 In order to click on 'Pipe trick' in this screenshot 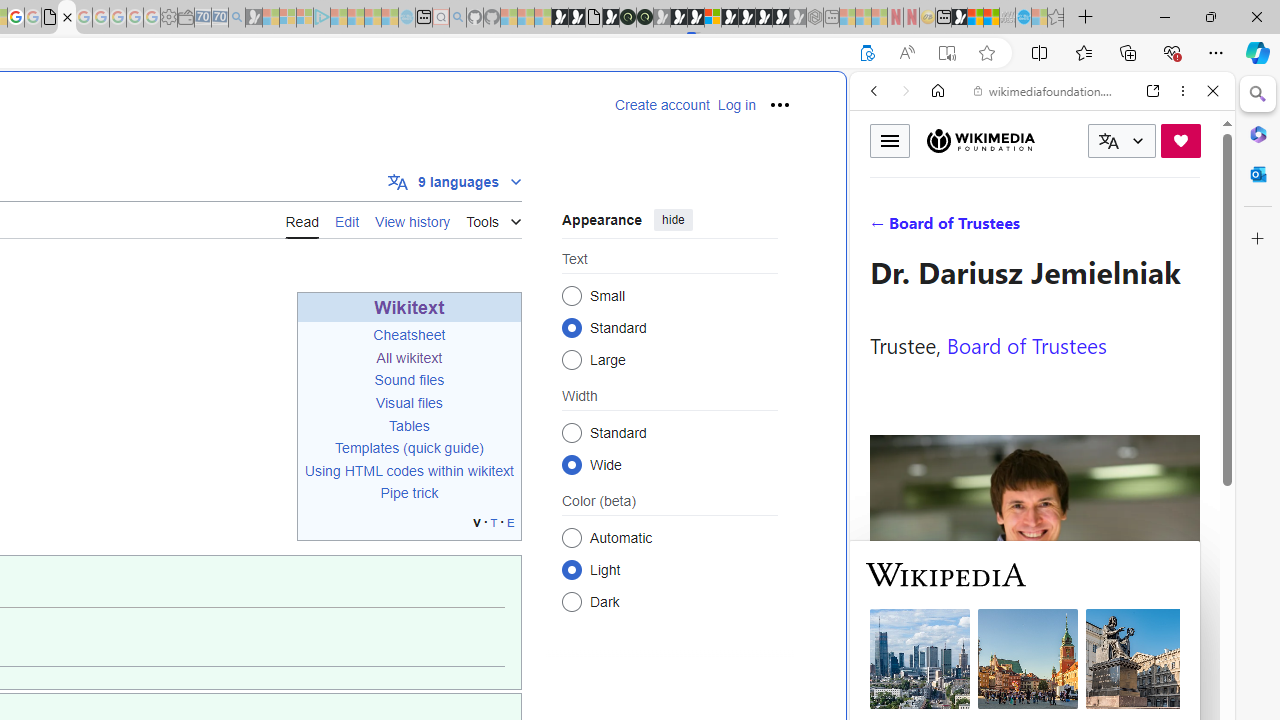, I will do `click(408, 493)`.